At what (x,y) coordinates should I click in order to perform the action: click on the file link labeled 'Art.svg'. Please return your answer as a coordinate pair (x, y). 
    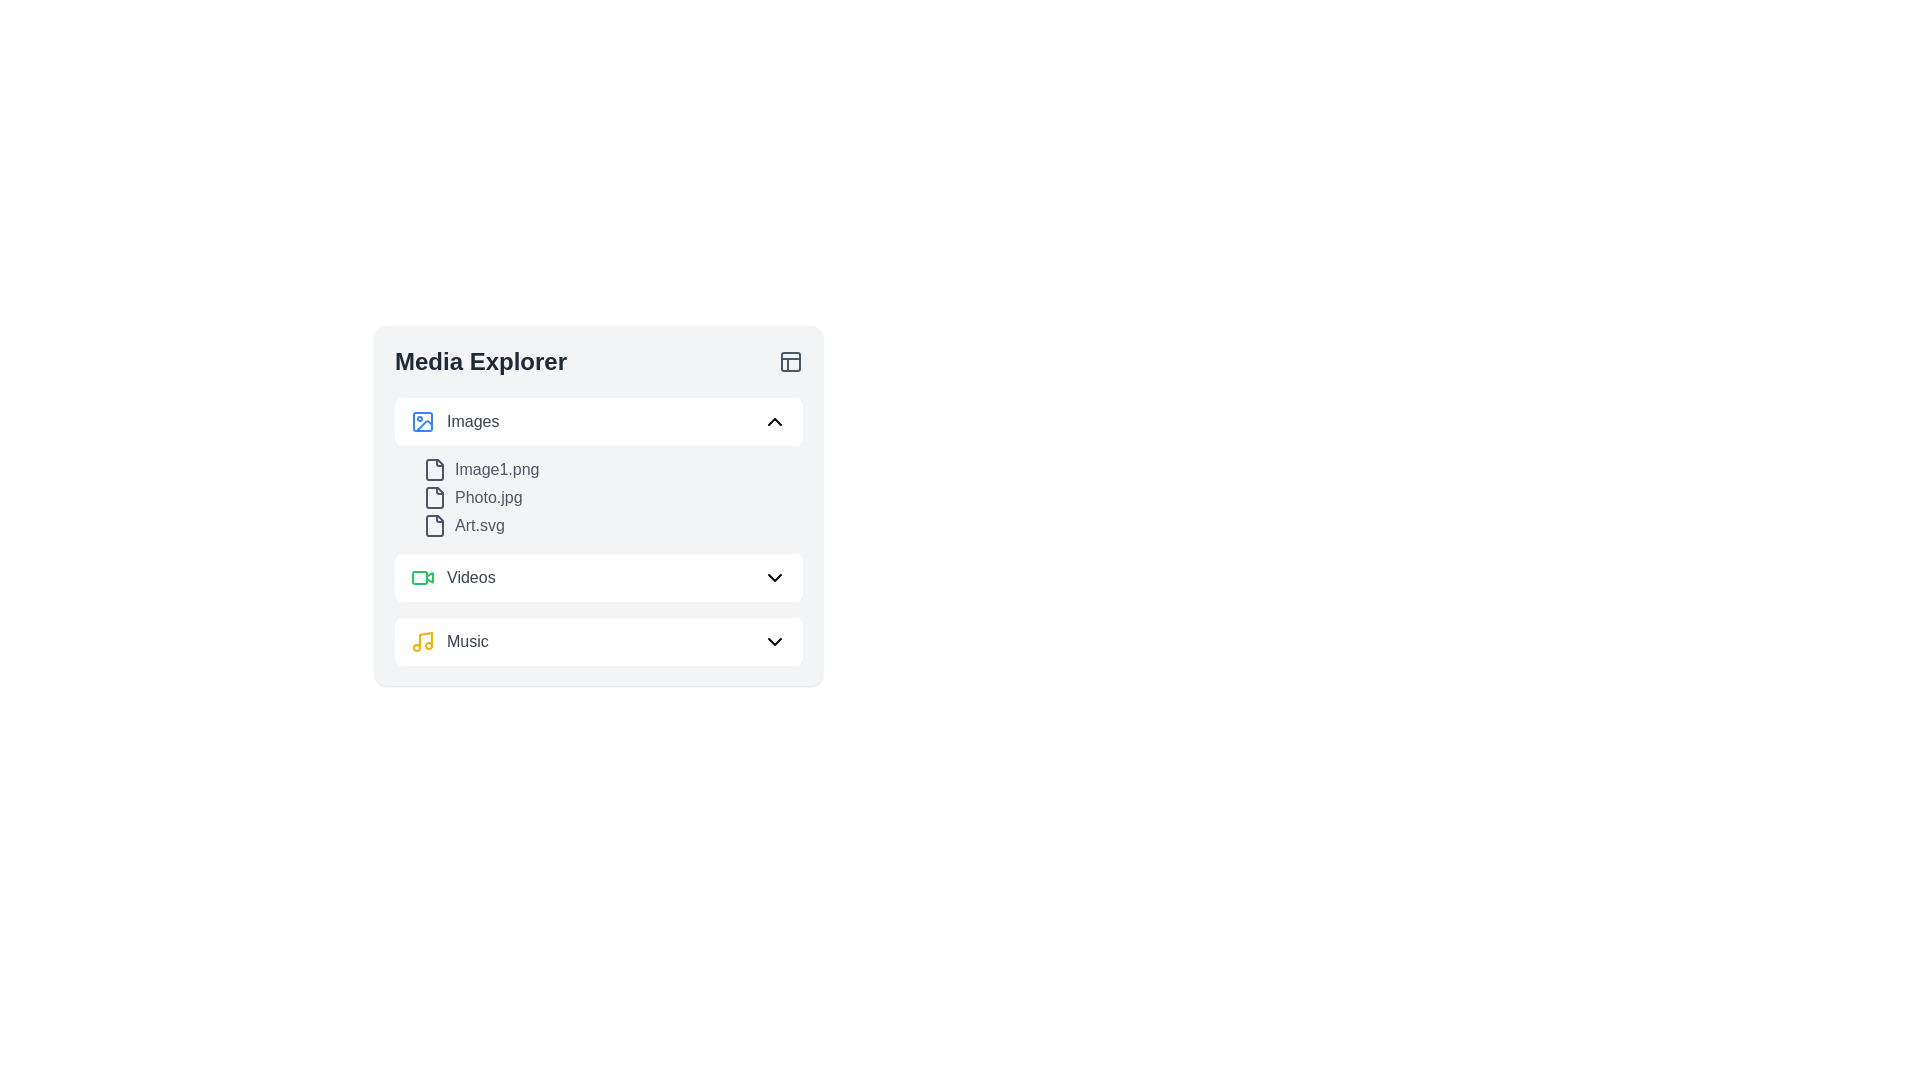
    Looking at the image, I should click on (612, 524).